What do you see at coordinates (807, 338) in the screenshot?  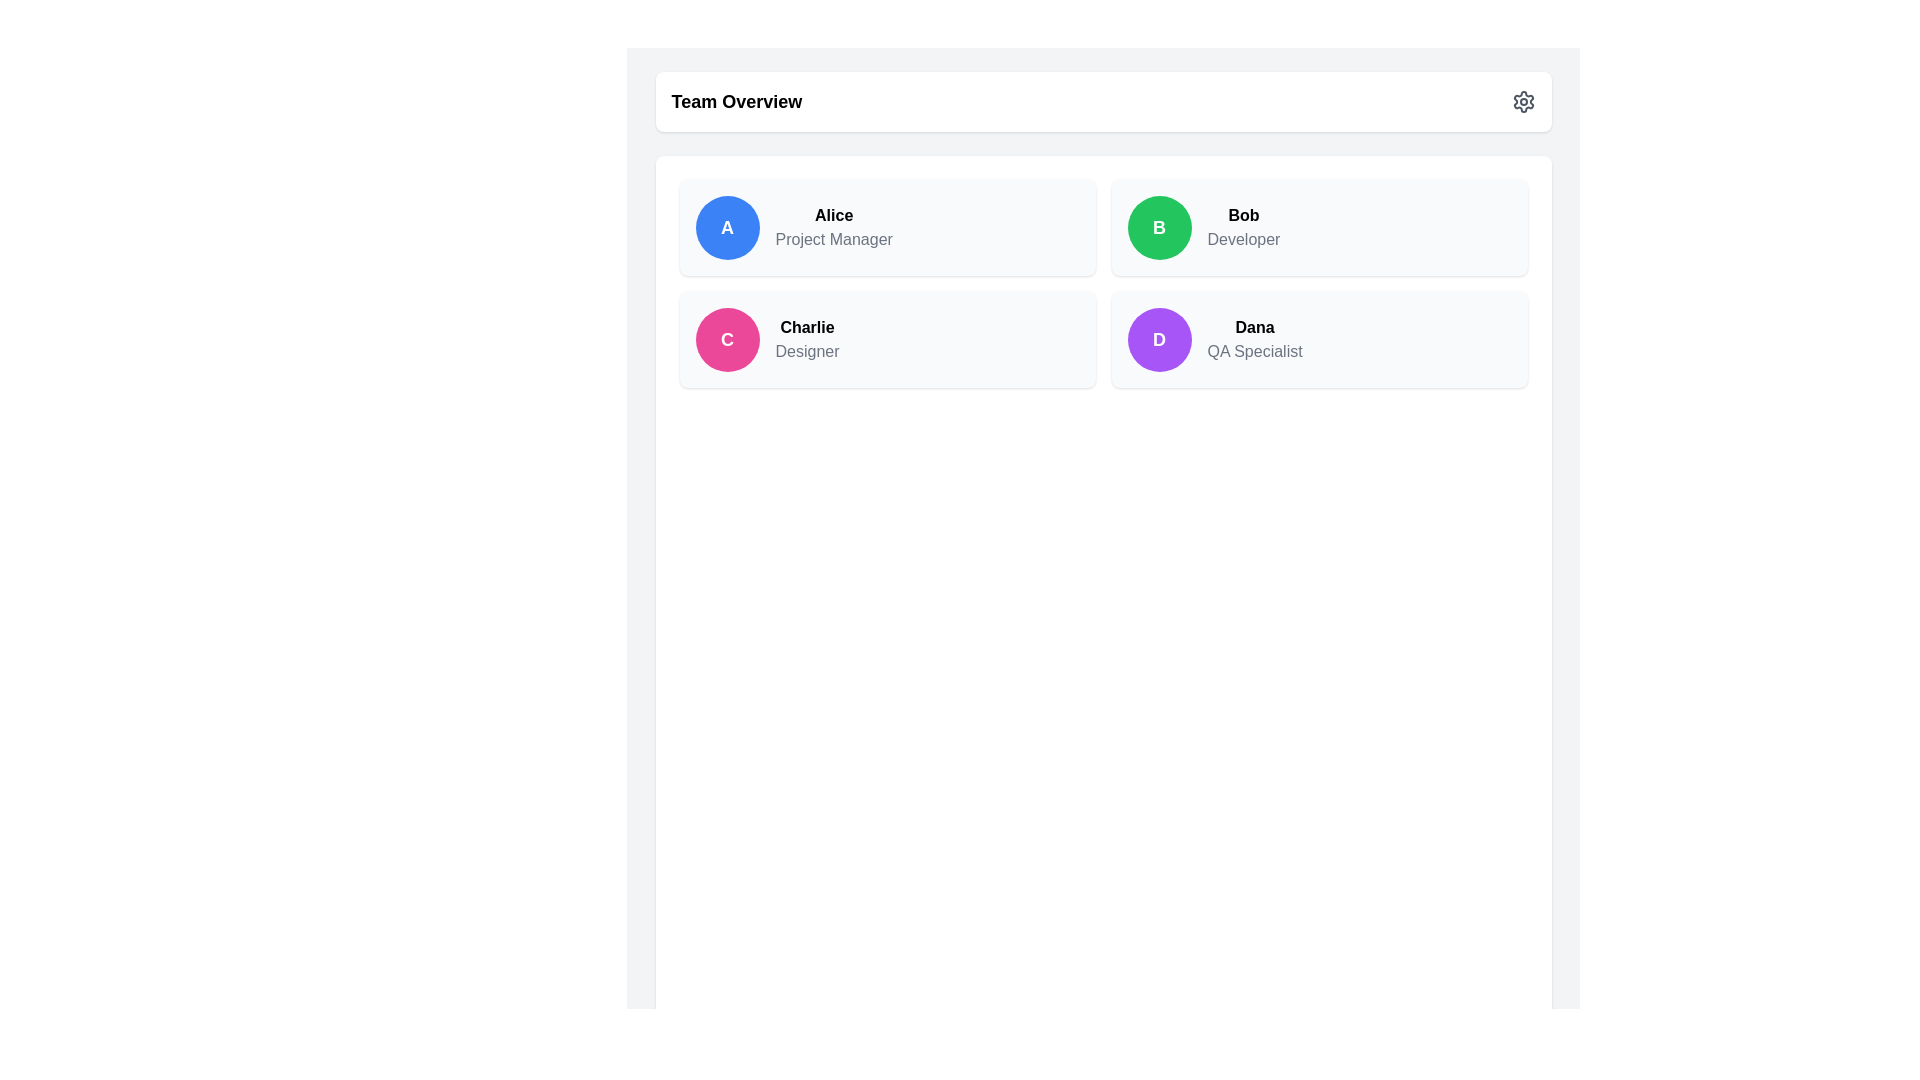 I see `the Text display element showing 'Charlie' in bold and 'Designer' in gray, located in the lower-left card of the 'Team Overview' section` at bounding box center [807, 338].